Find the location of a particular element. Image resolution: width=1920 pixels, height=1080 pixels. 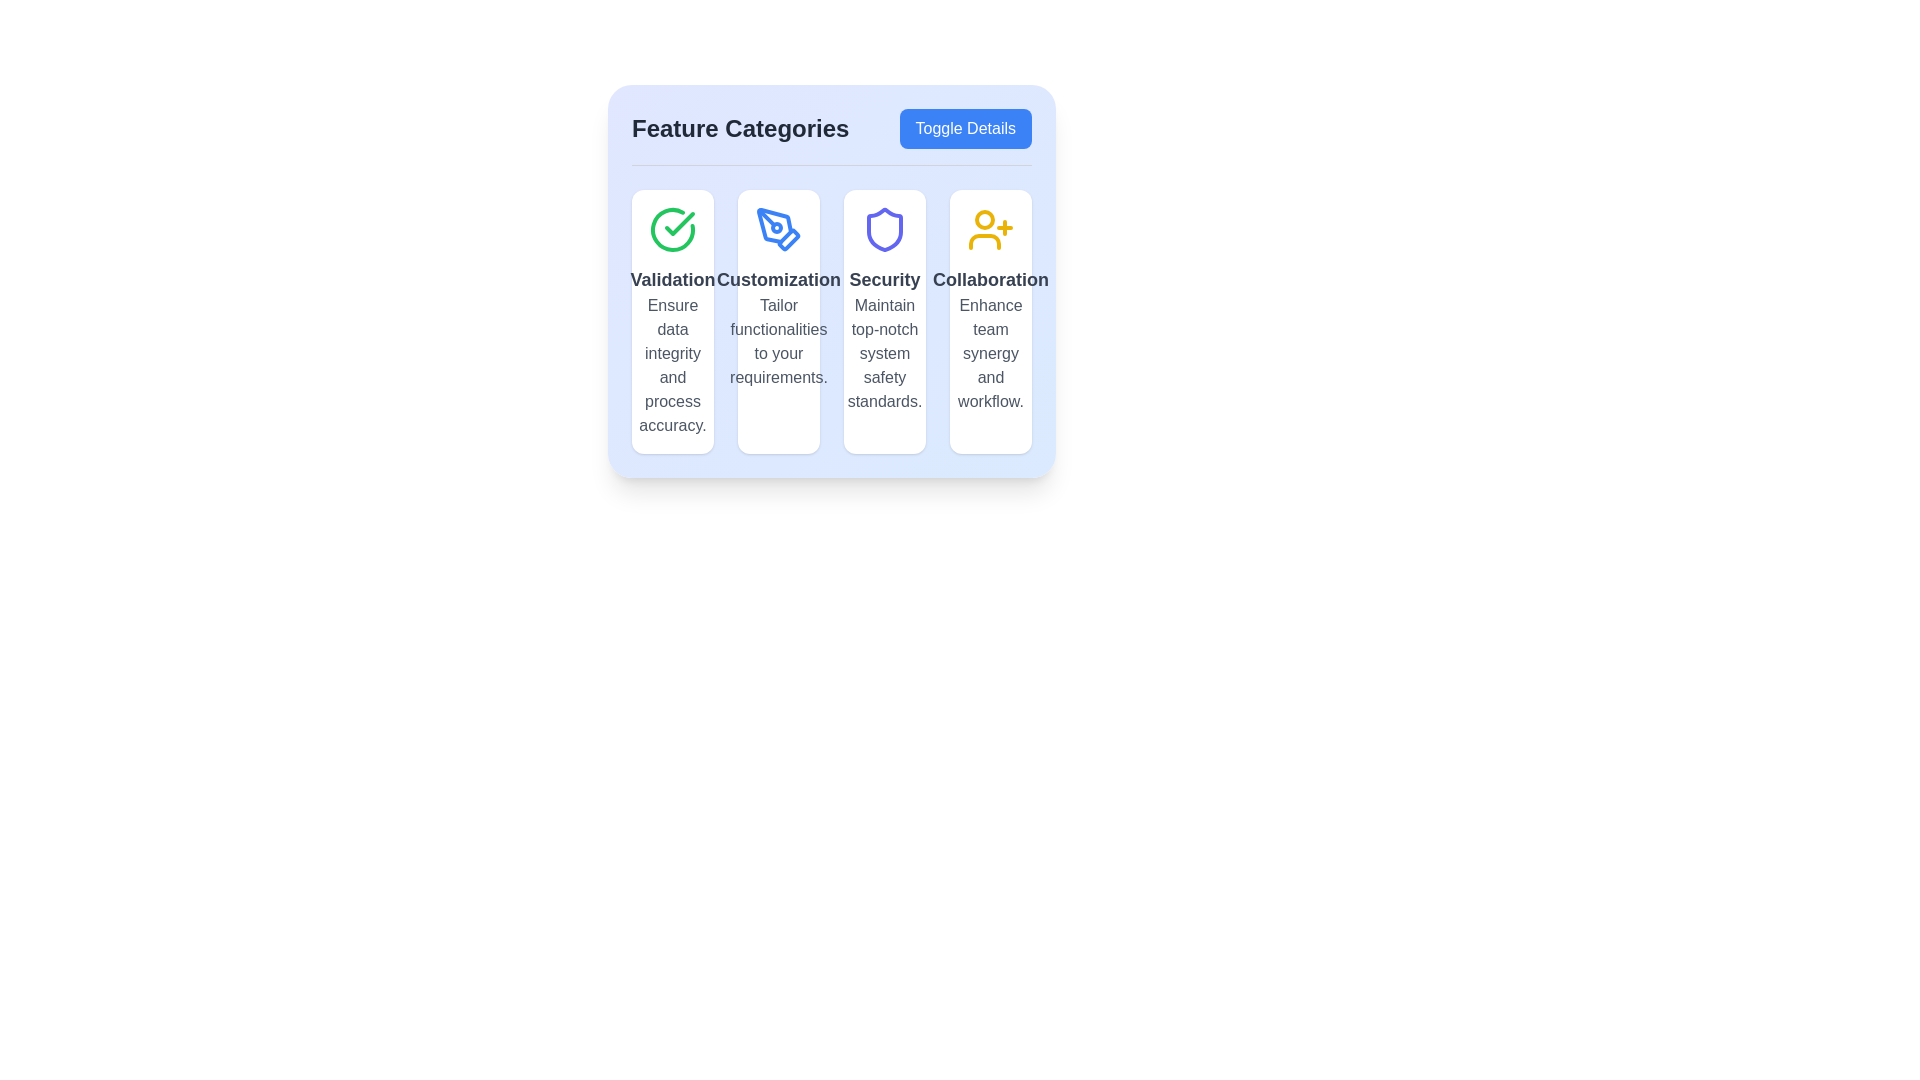

the toggle button located in the top-right corner underneath the 'Feature Categories' title is located at coordinates (965, 128).